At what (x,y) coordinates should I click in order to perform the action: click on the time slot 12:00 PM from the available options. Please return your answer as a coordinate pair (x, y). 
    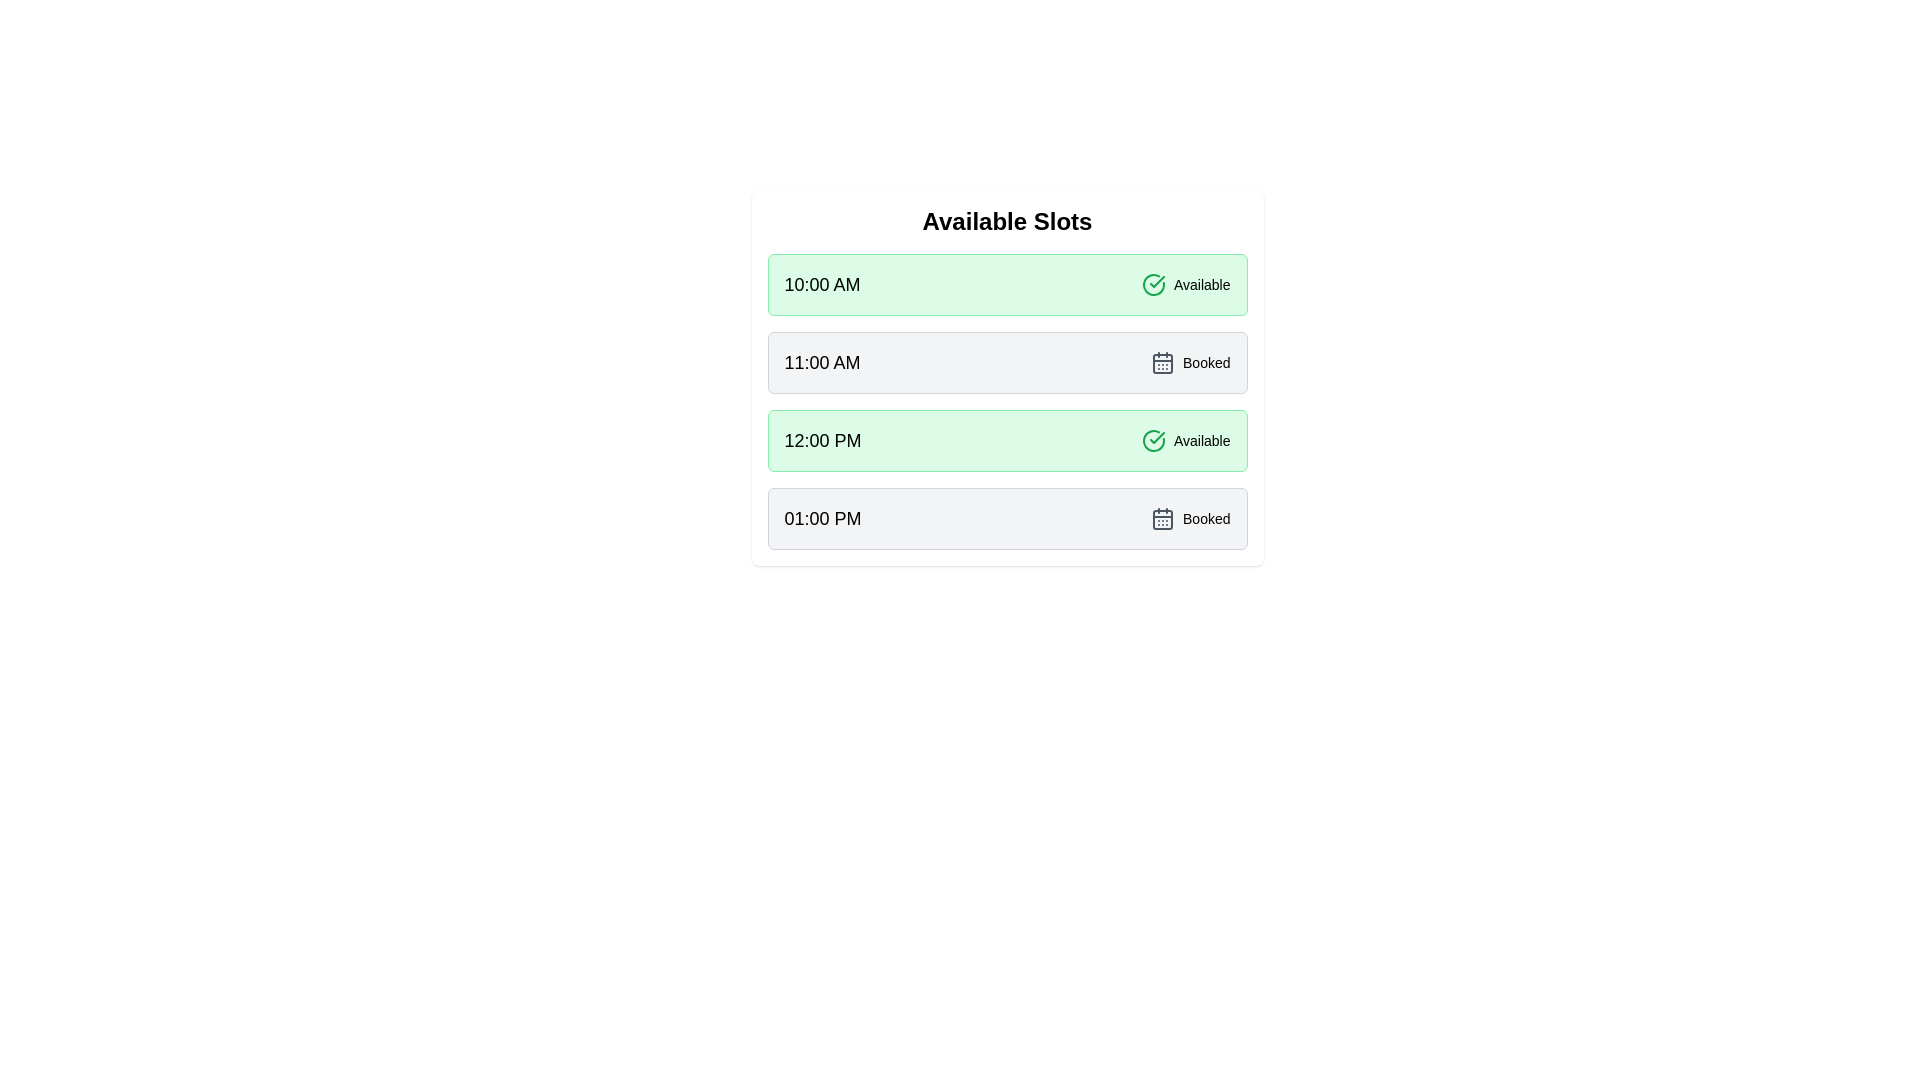
    Looking at the image, I should click on (1007, 439).